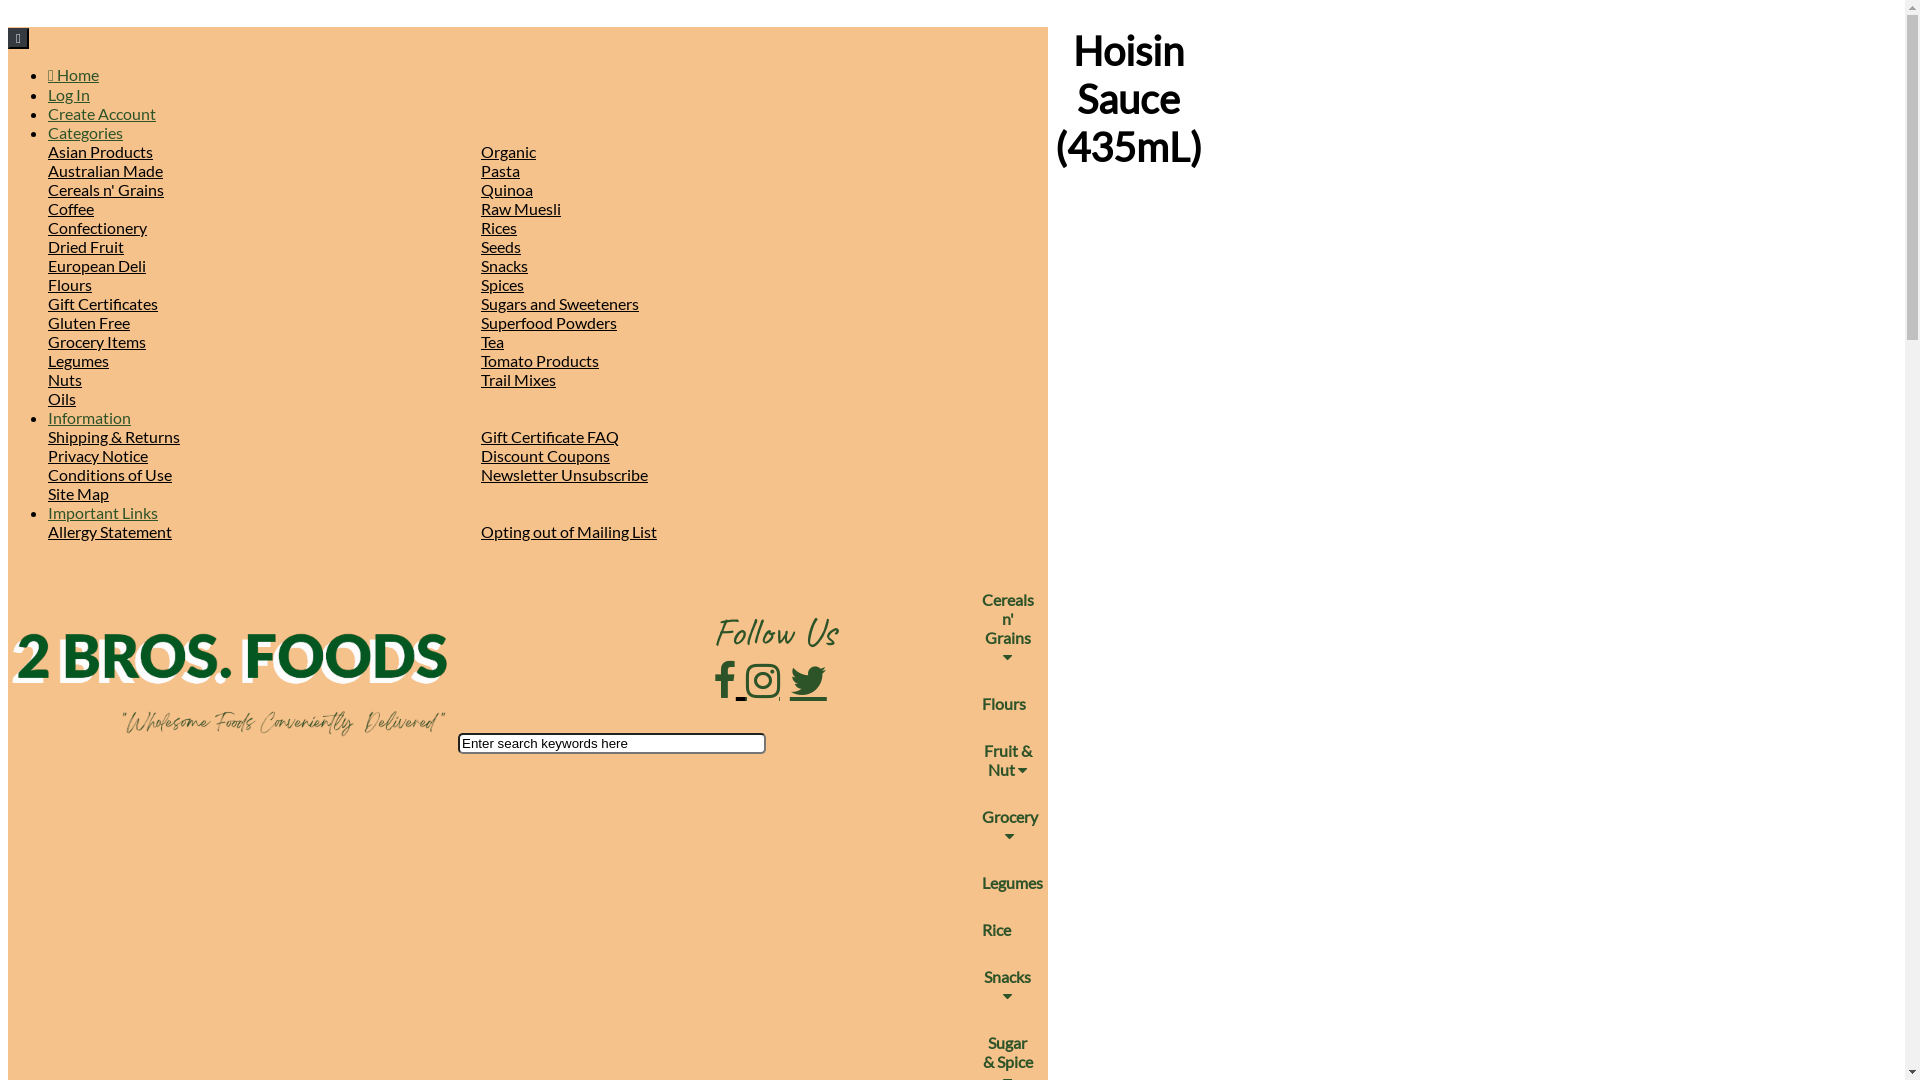 The height and width of the screenshot is (1080, 1920). I want to click on 'Tomato Products', so click(539, 360).